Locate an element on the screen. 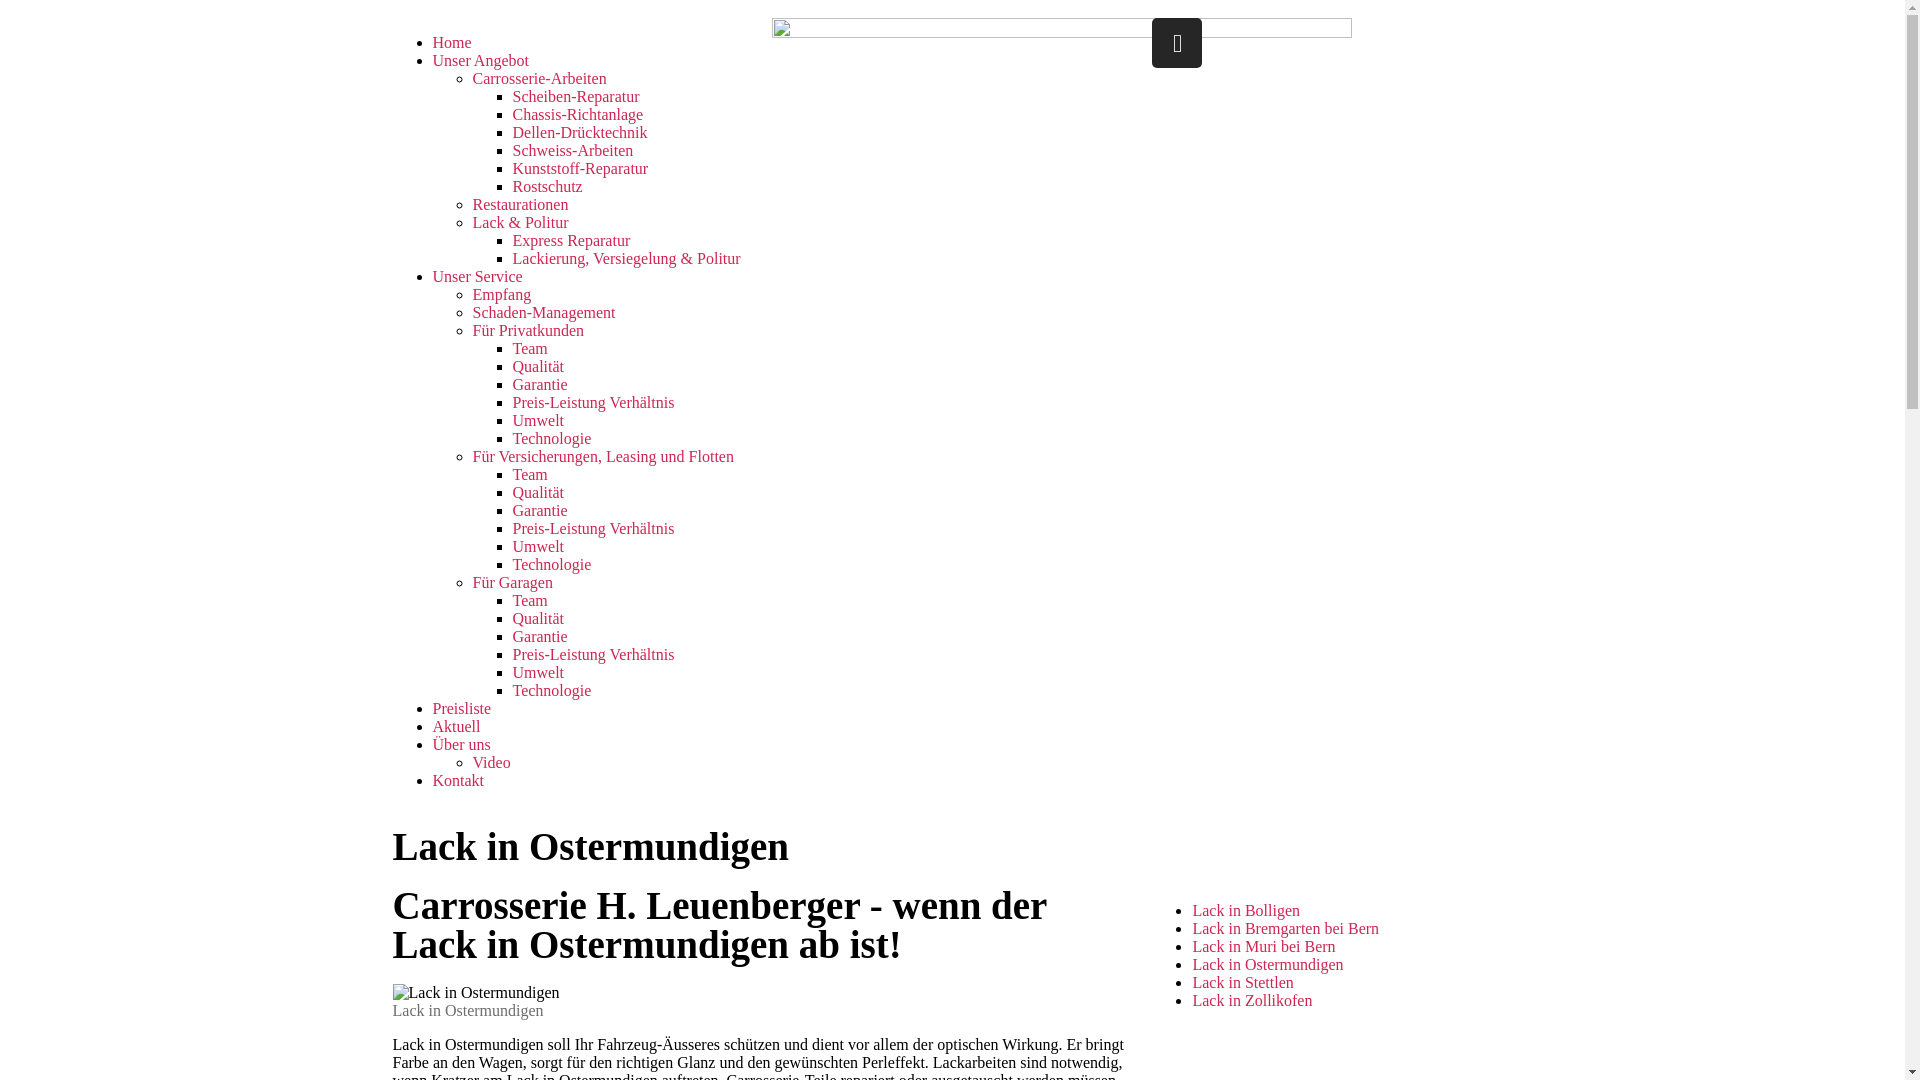  'Home' is located at coordinates (450, 42).